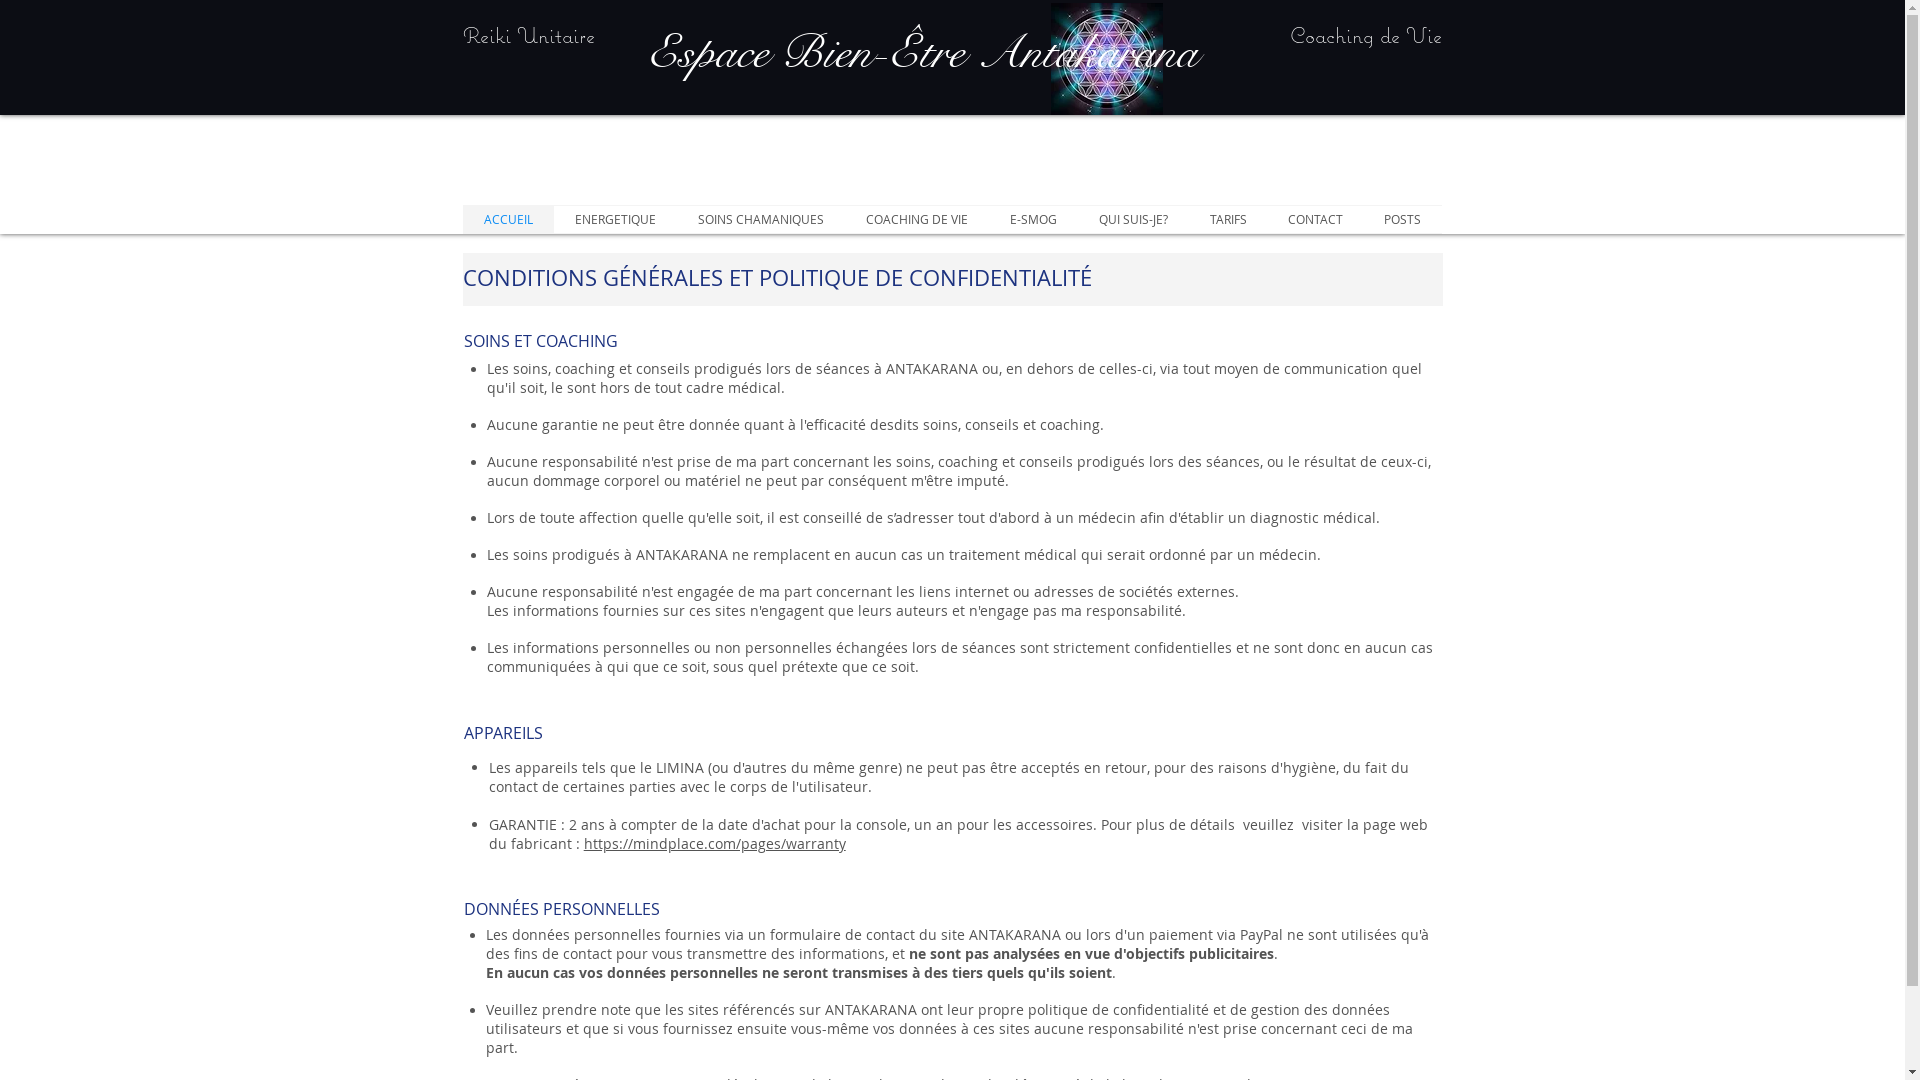 This screenshot has width=1920, height=1080. I want to click on 'ACCUEIL', so click(507, 219).